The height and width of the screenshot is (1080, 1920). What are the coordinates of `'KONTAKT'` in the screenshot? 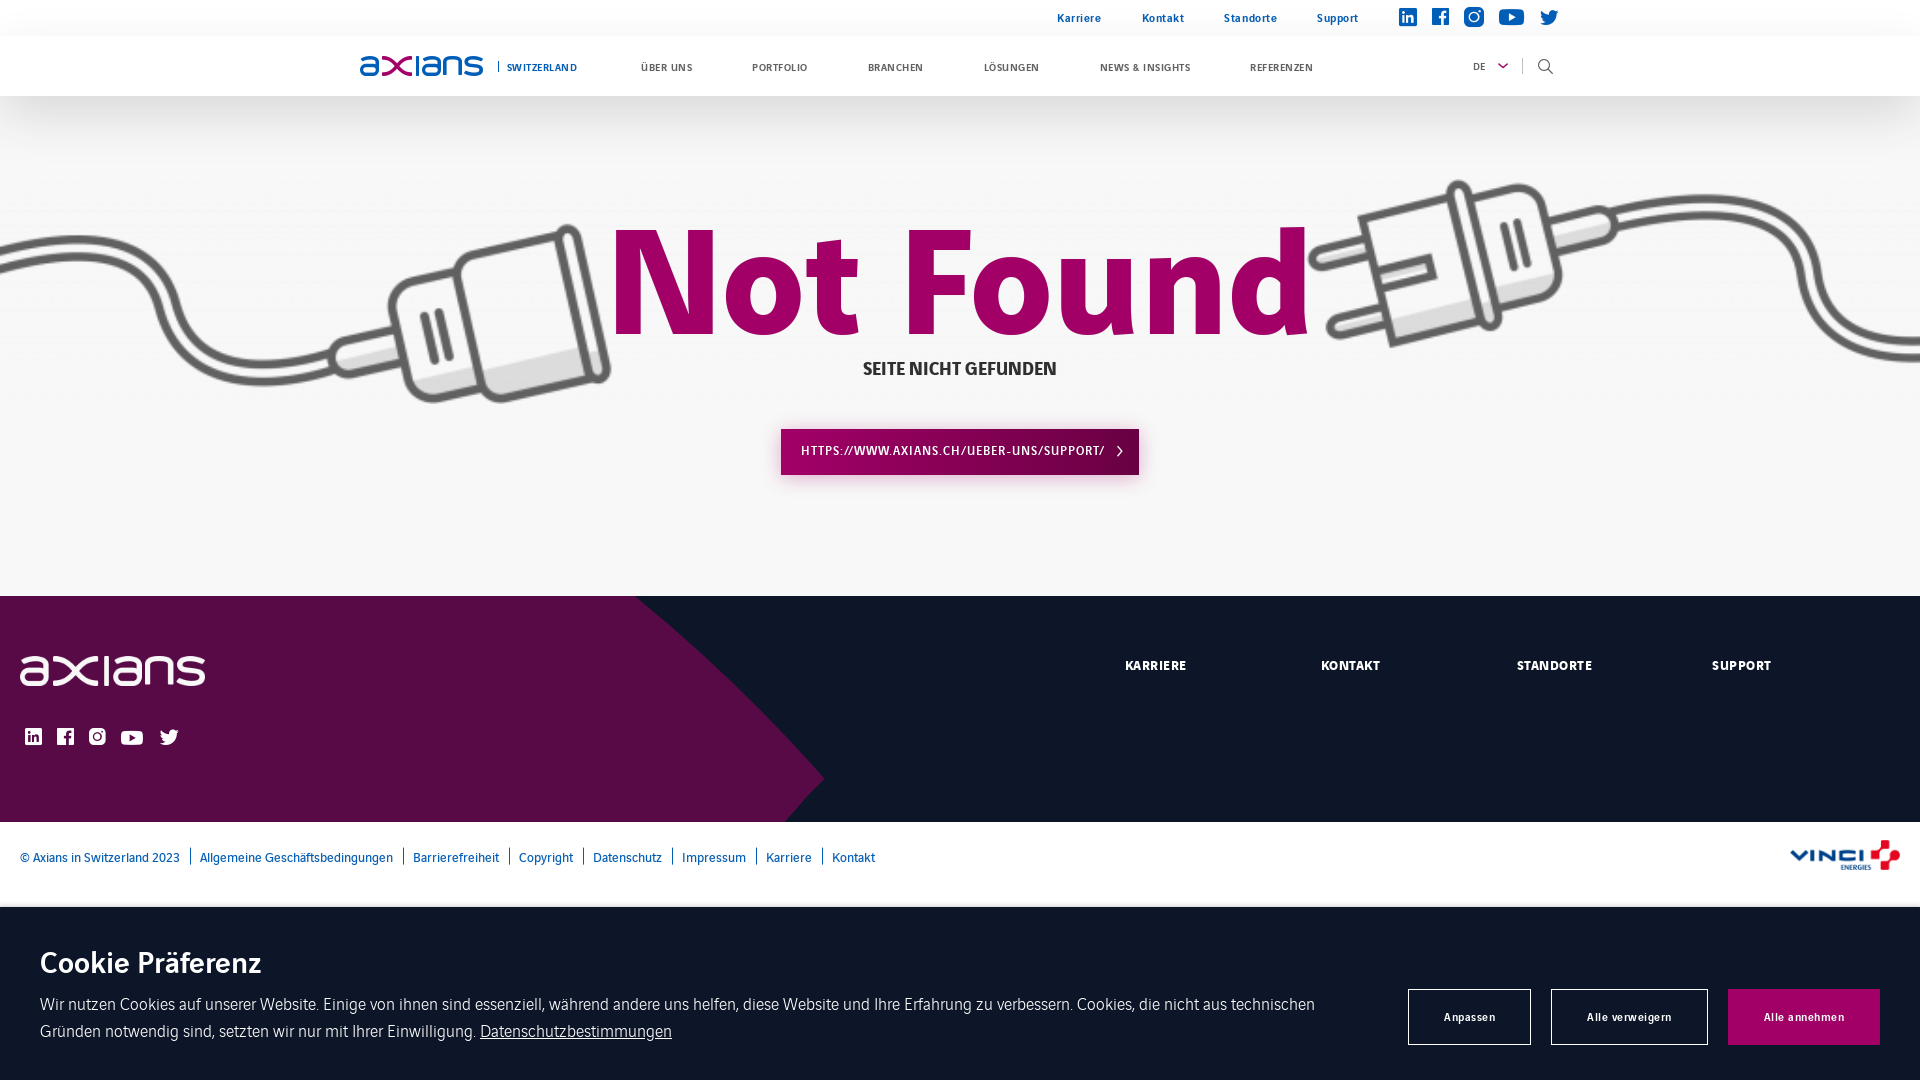 It's located at (1402, 663).